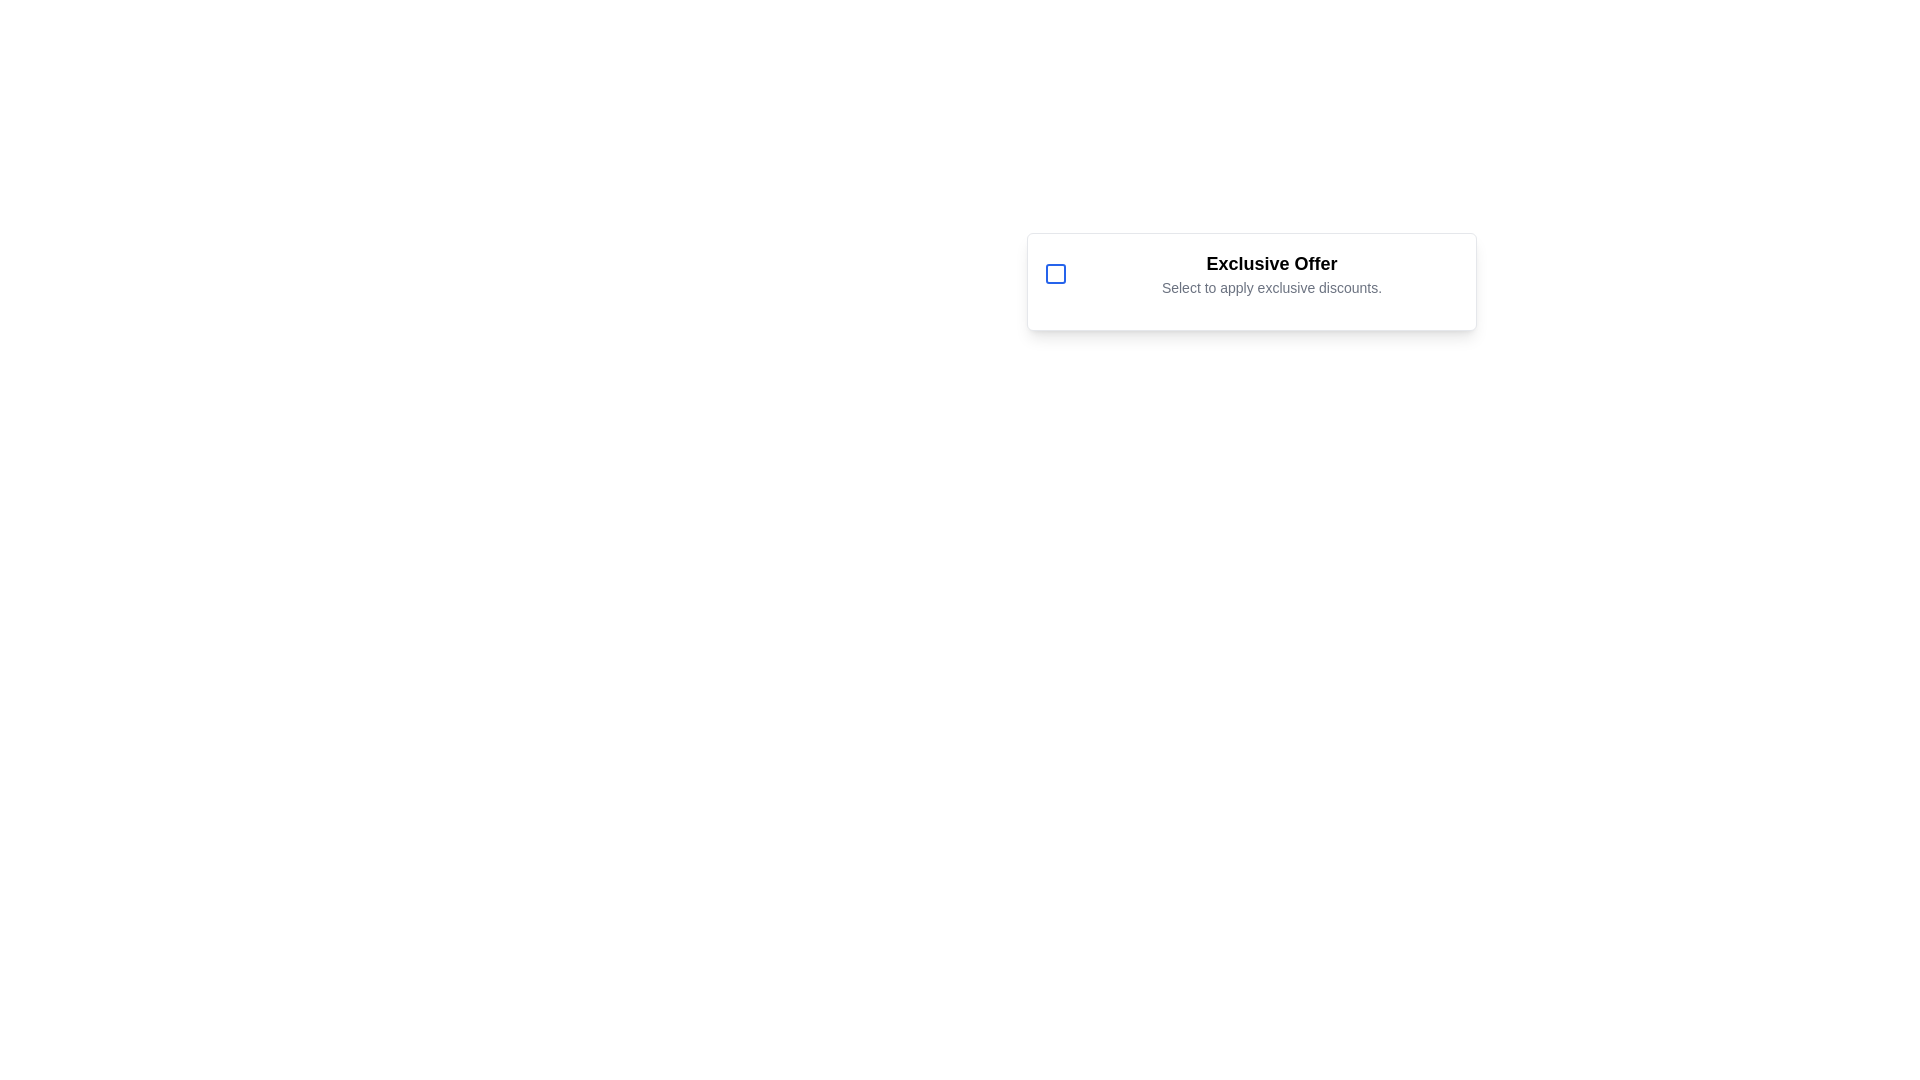  I want to click on the blue stroke square icon located to the left of the 'Exclusive Offer' text, so click(1055, 273).